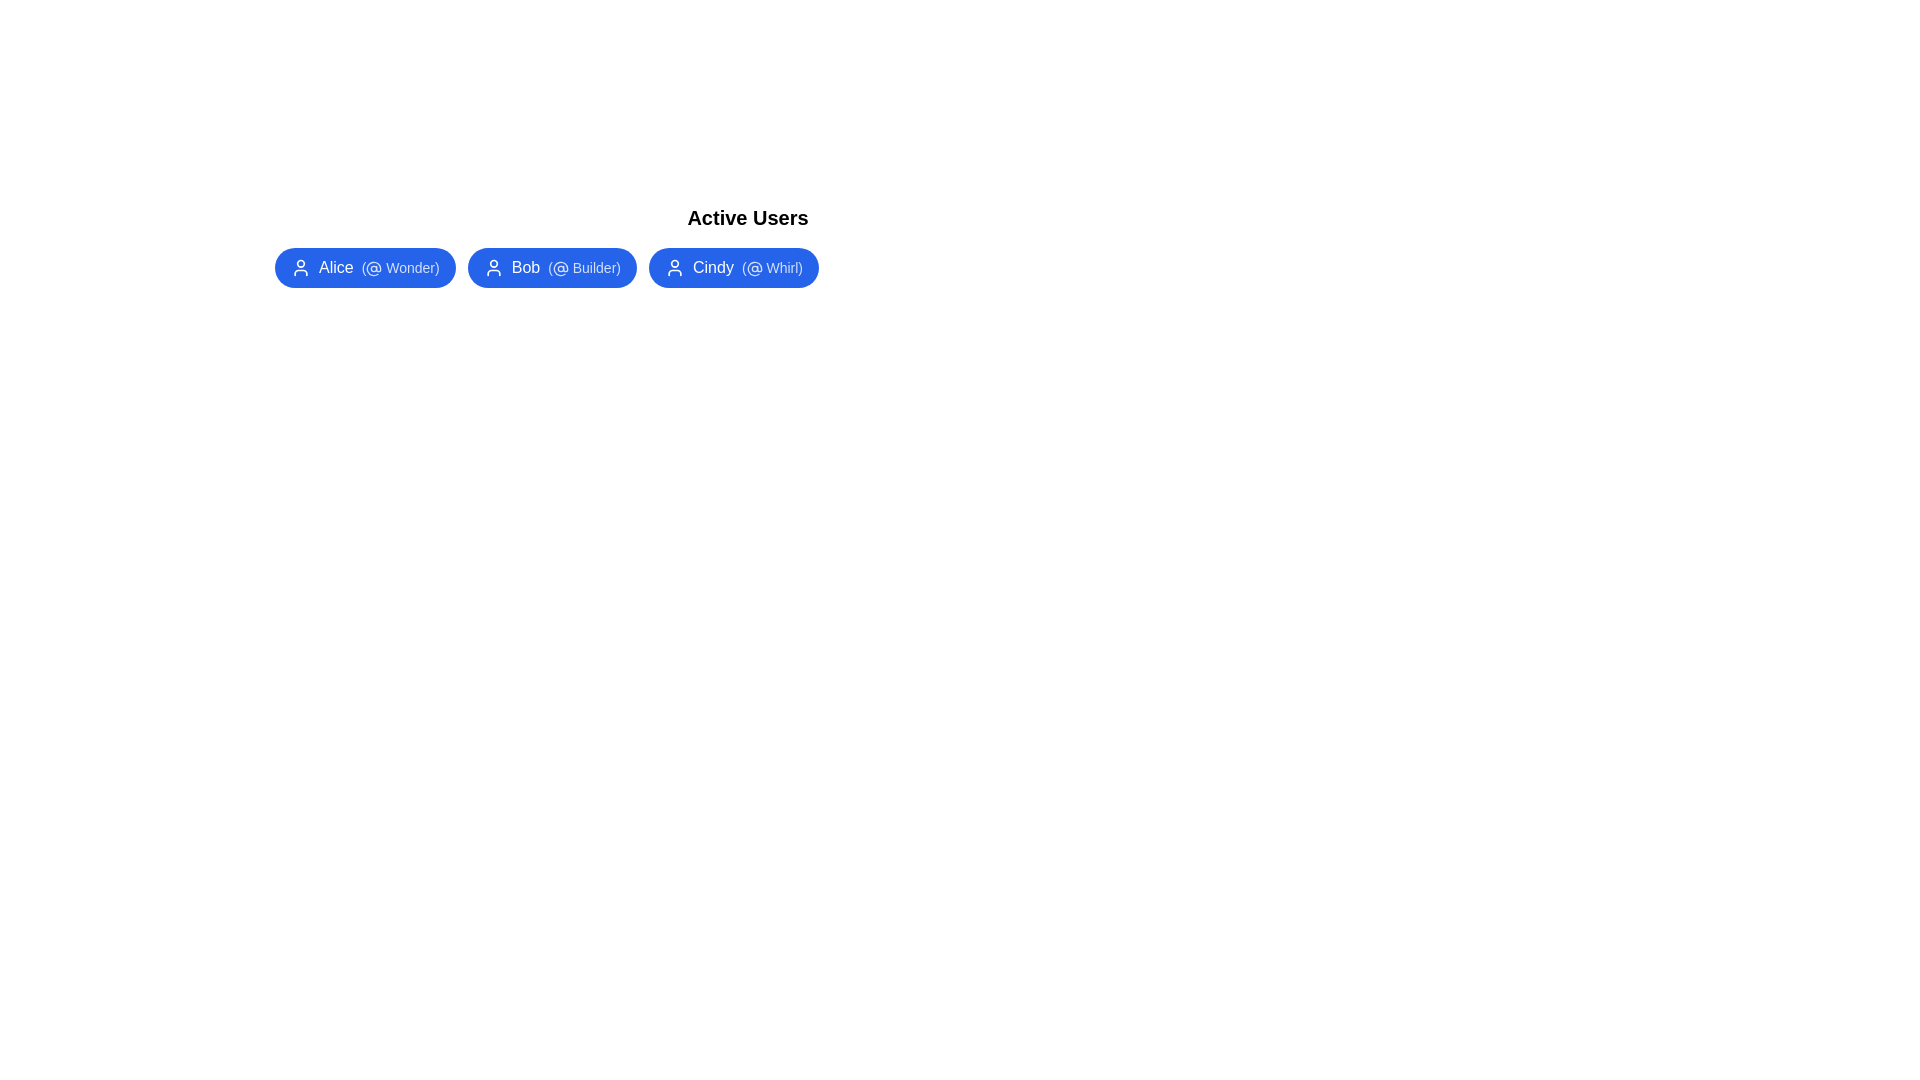 The width and height of the screenshot is (1920, 1080). Describe the element at coordinates (552, 266) in the screenshot. I see `the user chip labeled Bob` at that location.